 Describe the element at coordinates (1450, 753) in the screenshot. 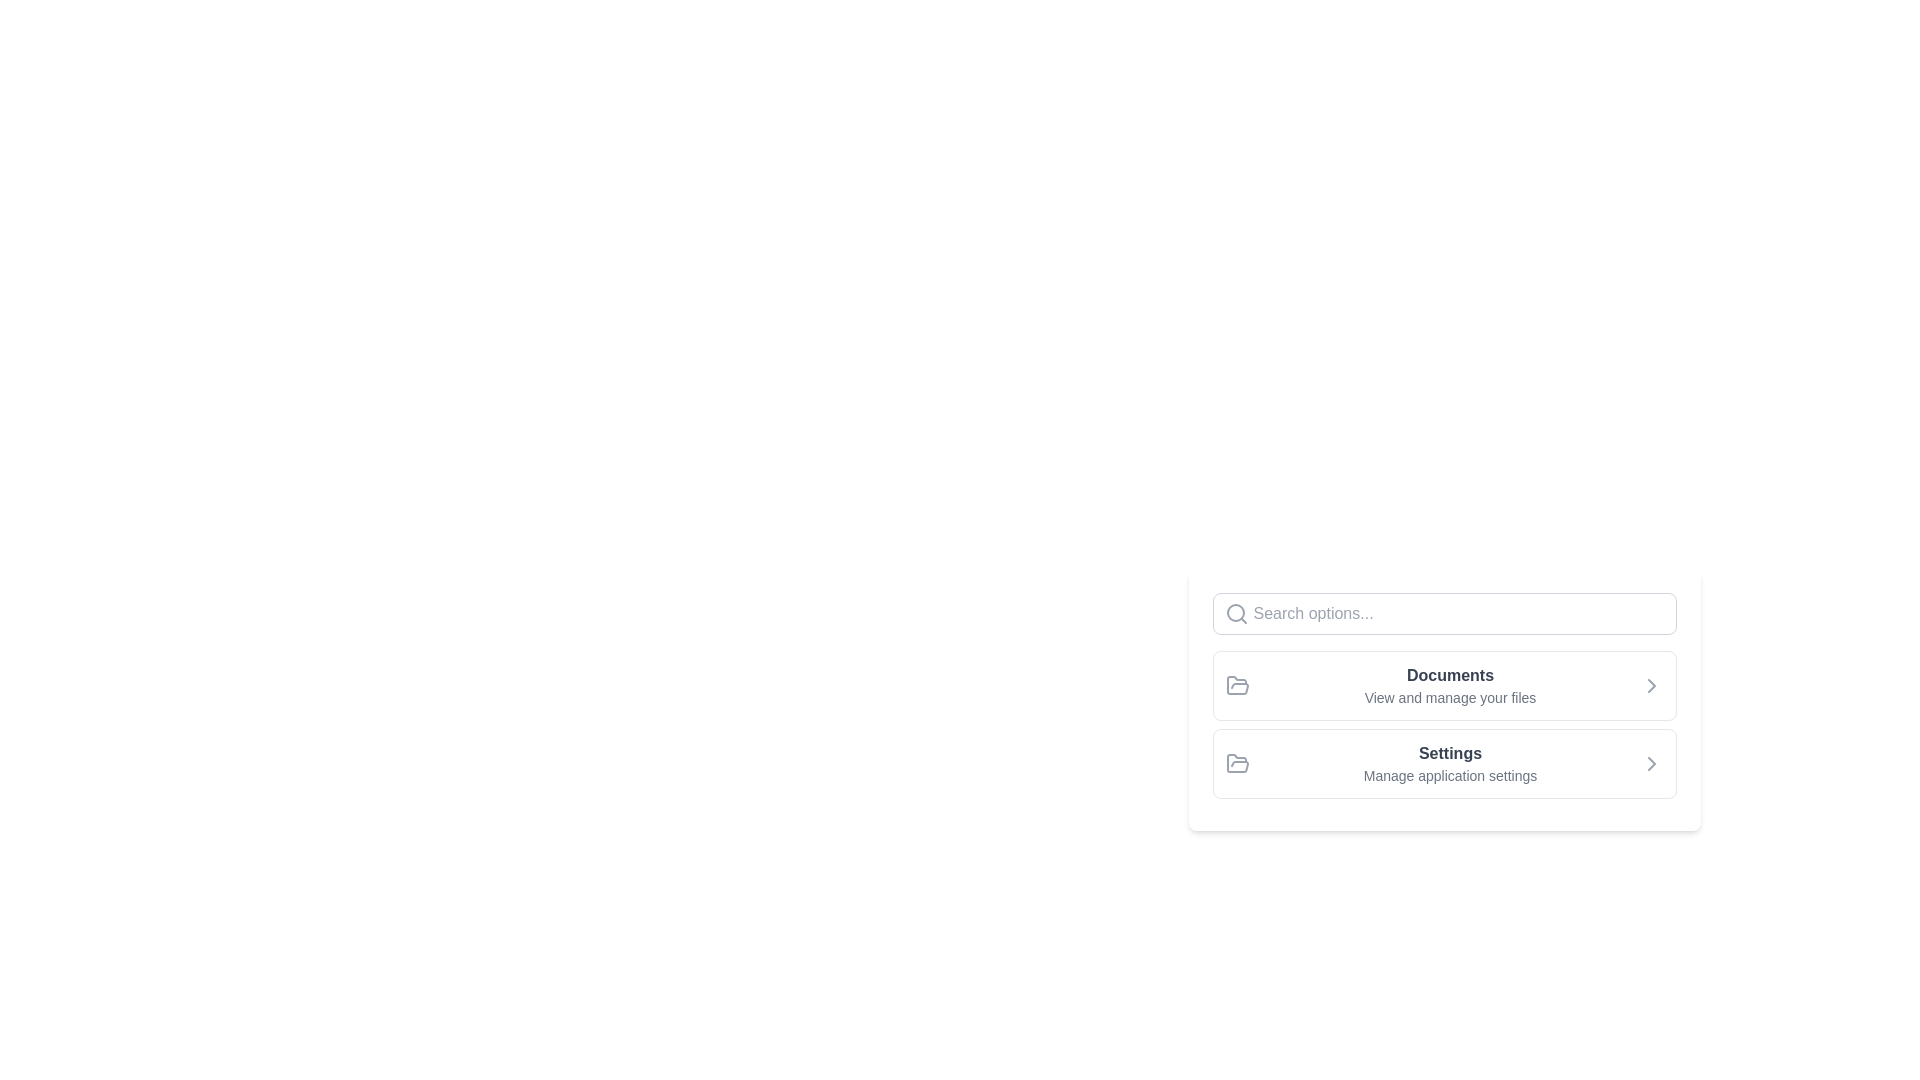

I see `the Text Label that serves as the header for the settings section, located above the description 'Manage application settings'` at that location.